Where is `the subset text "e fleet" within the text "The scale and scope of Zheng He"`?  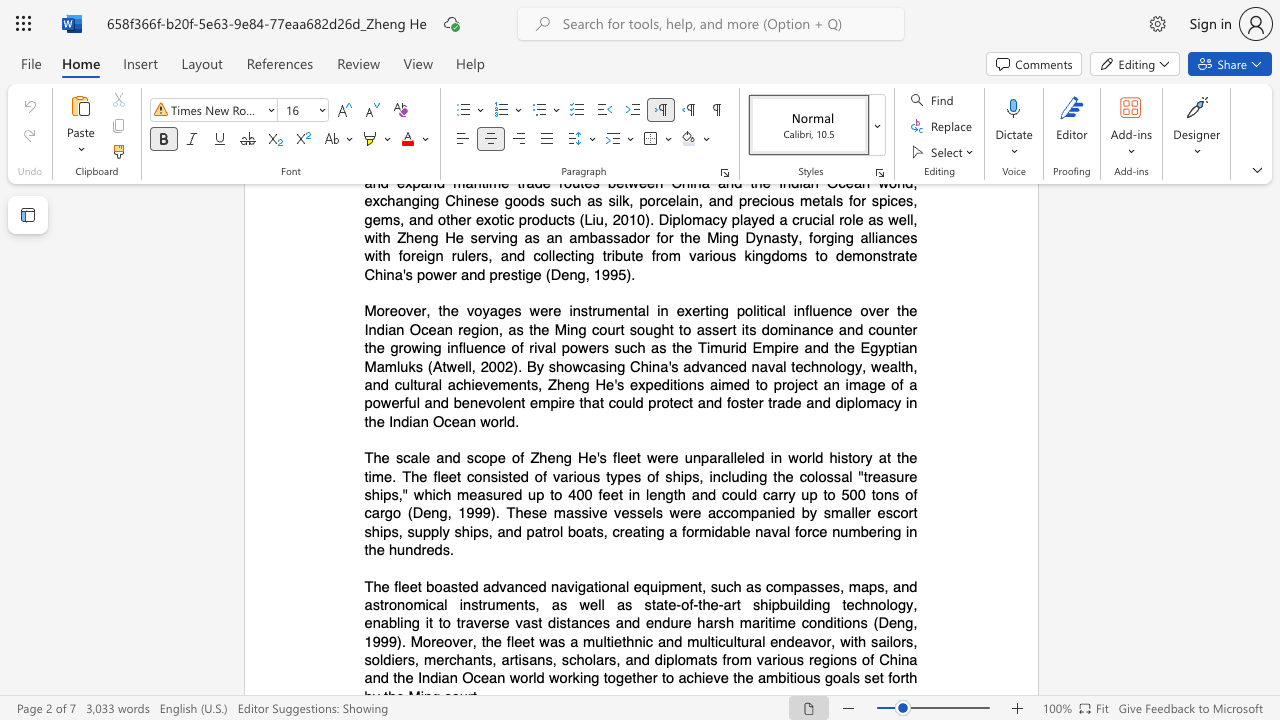
the subset text "e fleet" within the text "The scale and scope of Zheng He" is located at coordinates (418, 476).